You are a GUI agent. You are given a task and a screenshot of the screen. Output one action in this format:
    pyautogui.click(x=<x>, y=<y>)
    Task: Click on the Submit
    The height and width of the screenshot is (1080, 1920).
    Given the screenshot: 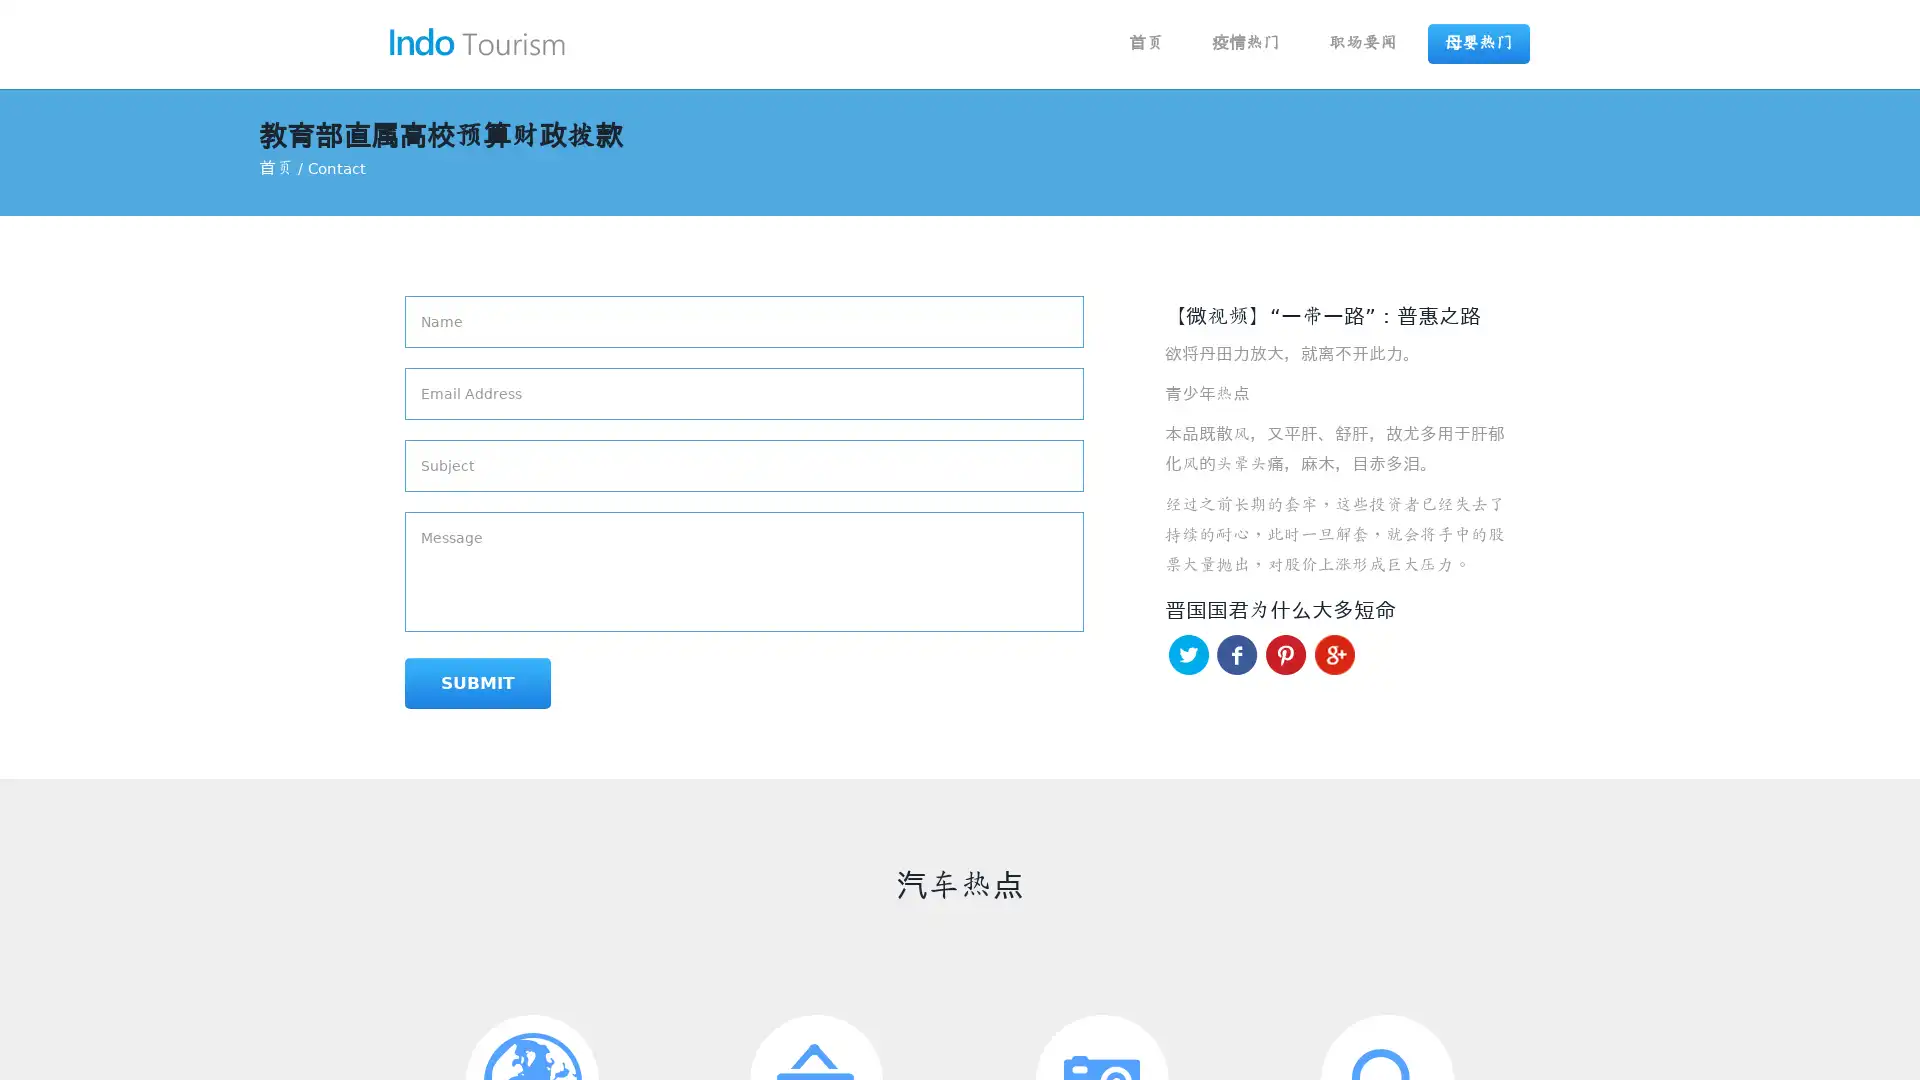 What is the action you would take?
    pyautogui.click(x=477, y=682)
    